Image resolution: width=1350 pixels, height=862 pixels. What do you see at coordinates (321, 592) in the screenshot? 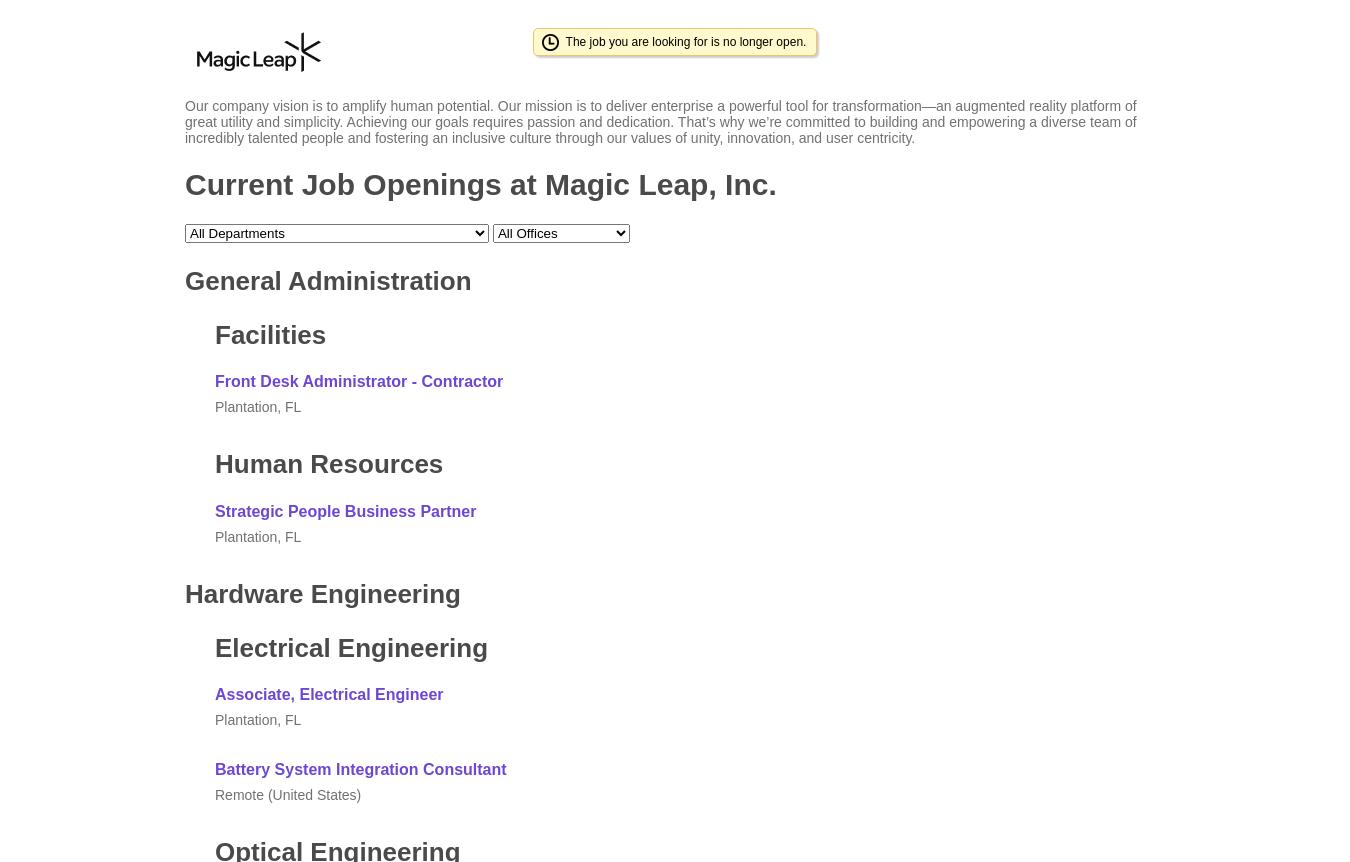
I see `'Hardware Engineering'` at bounding box center [321, 592].